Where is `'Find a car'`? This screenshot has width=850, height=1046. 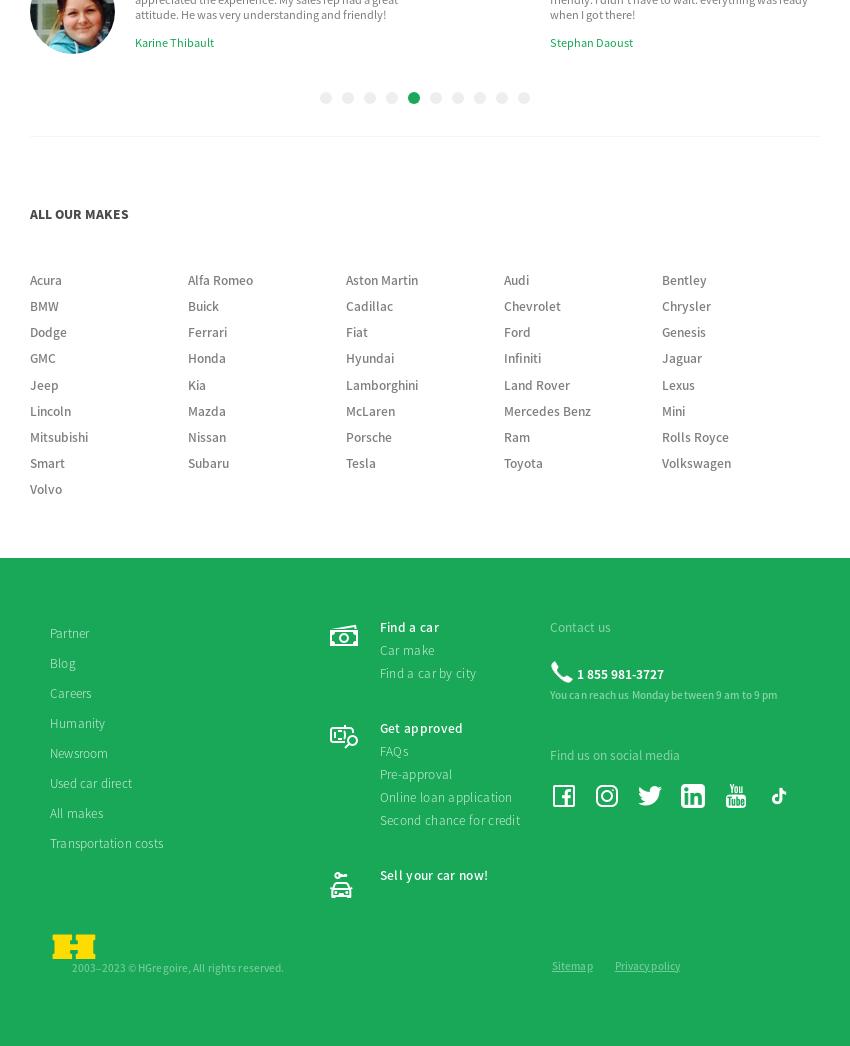
'Find a car' is located at coordinates (408, 246).